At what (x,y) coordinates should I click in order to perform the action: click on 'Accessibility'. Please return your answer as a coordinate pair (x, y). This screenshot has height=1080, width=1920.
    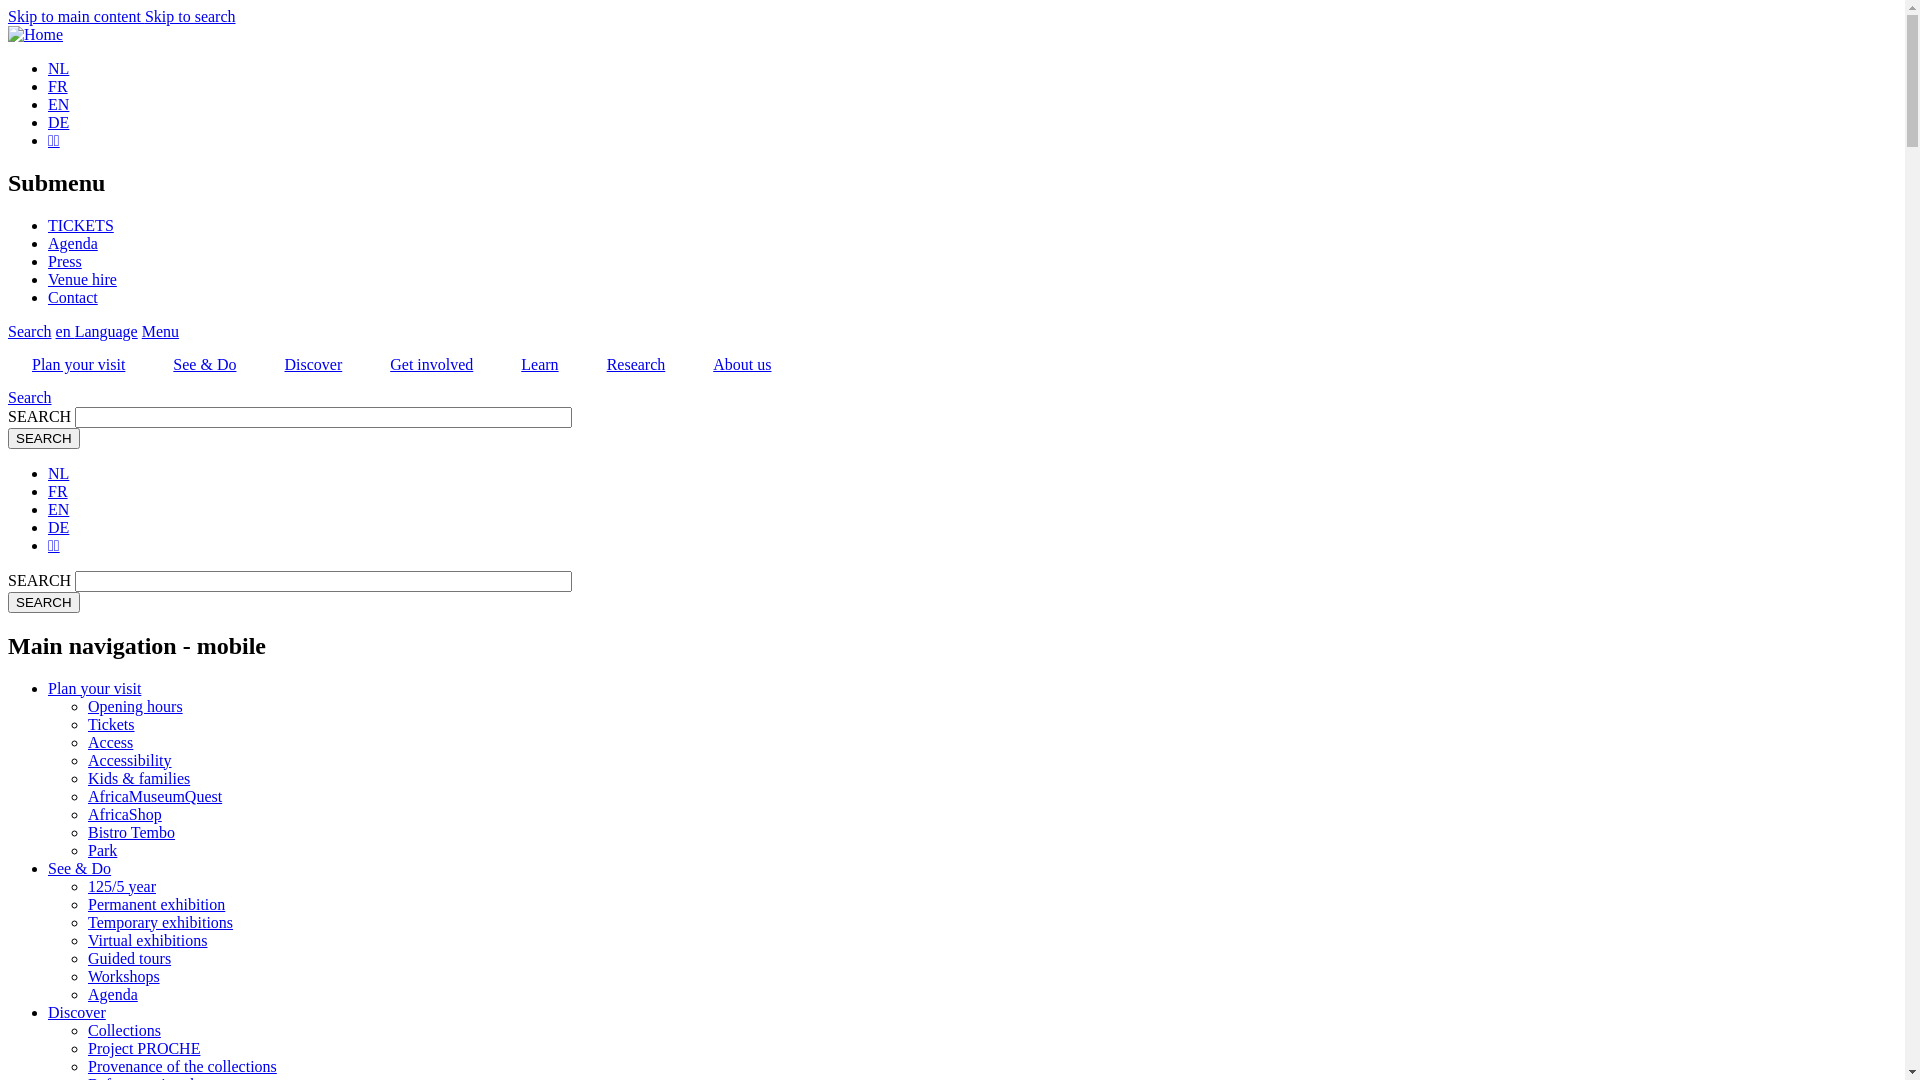
    Looking at the image, I should click on (86, 760).